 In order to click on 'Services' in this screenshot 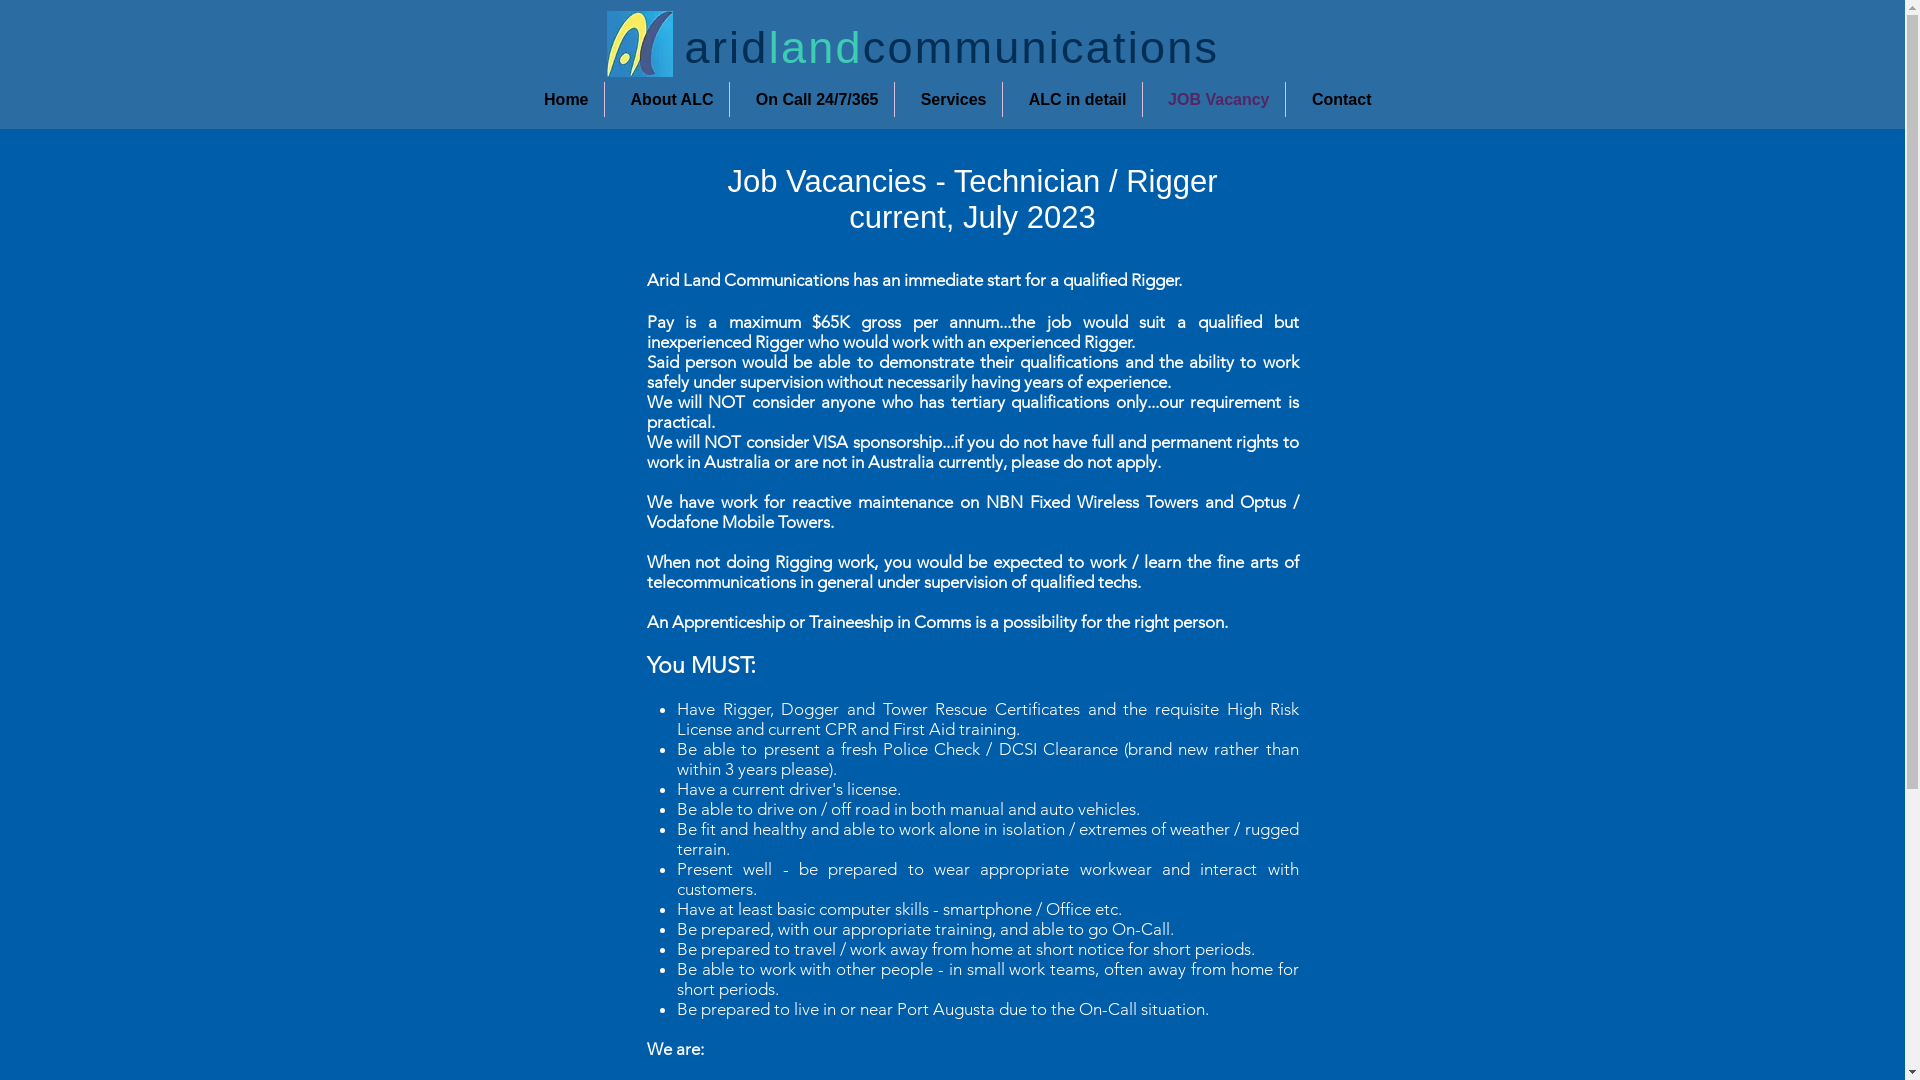, I will do `click(946, 99)`.